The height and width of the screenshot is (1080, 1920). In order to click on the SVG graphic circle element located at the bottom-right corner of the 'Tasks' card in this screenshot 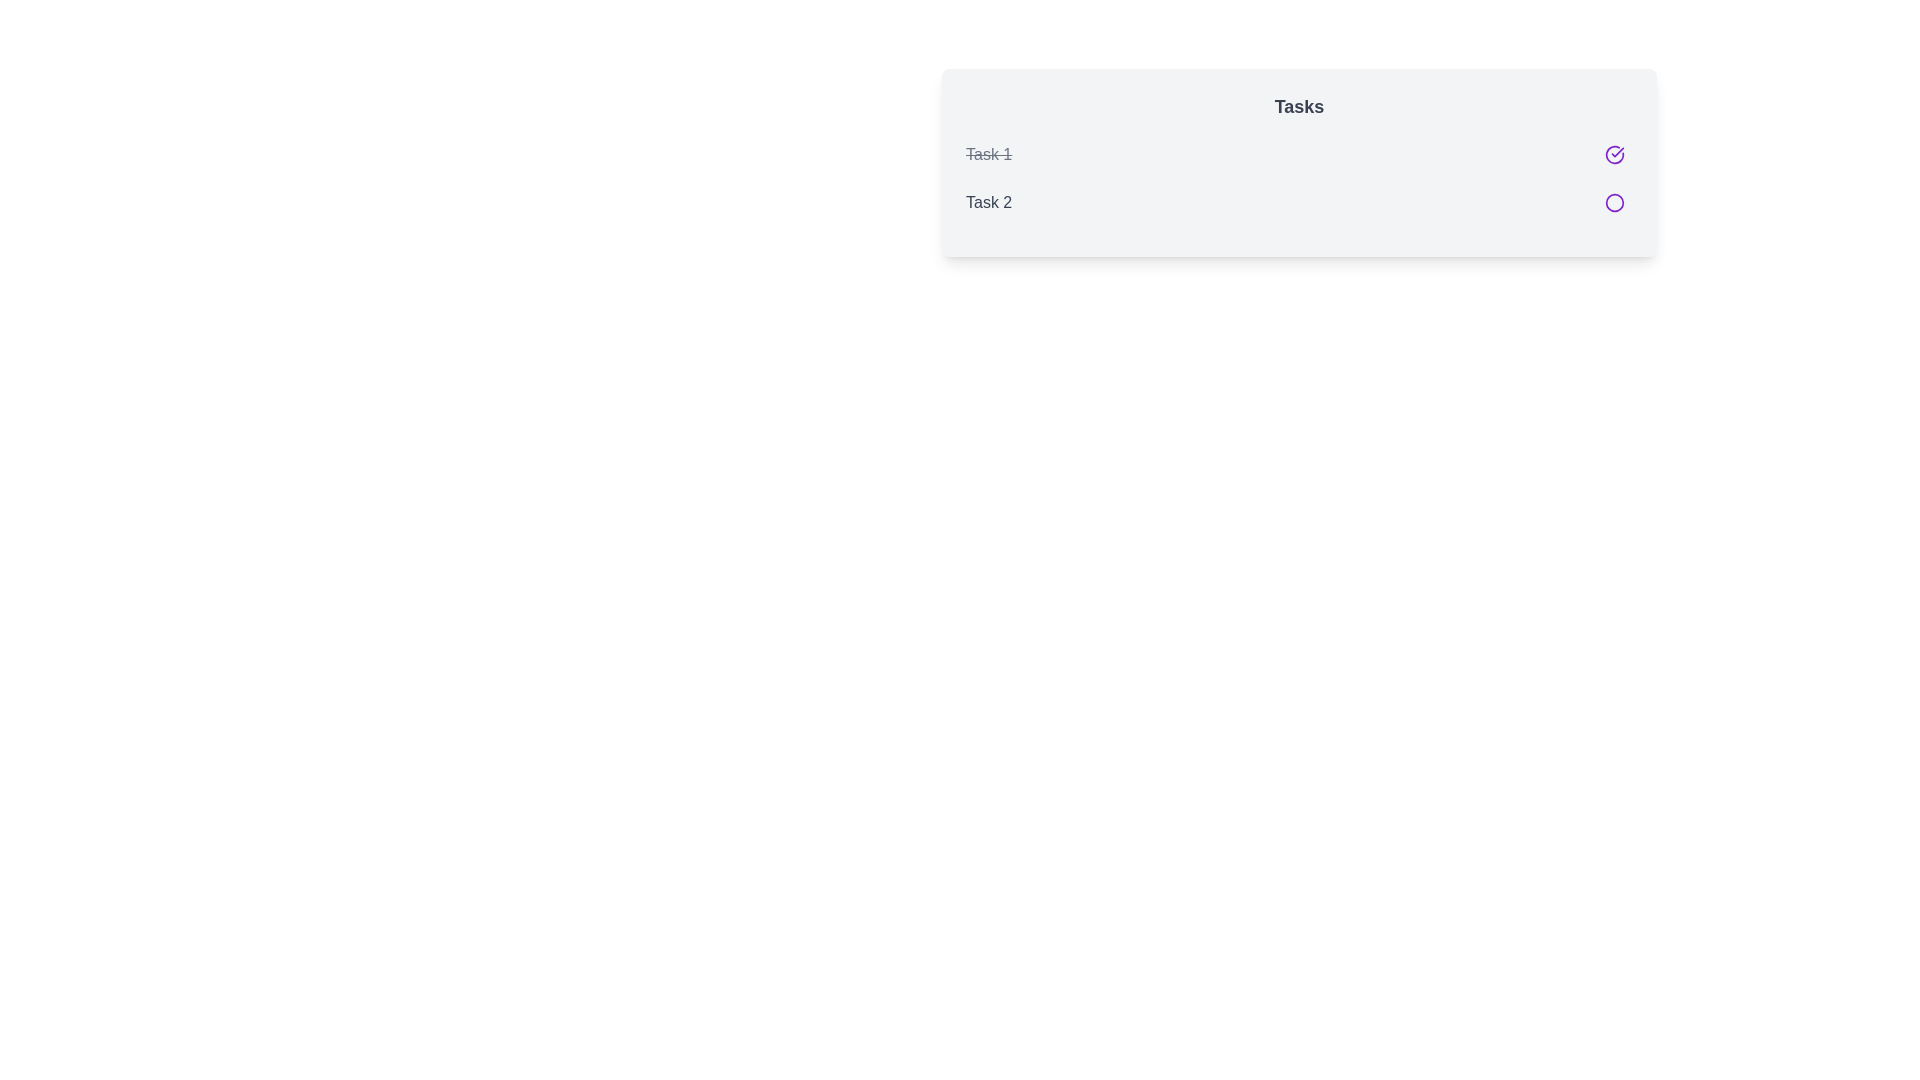, I will do `click(1614, 203)`.